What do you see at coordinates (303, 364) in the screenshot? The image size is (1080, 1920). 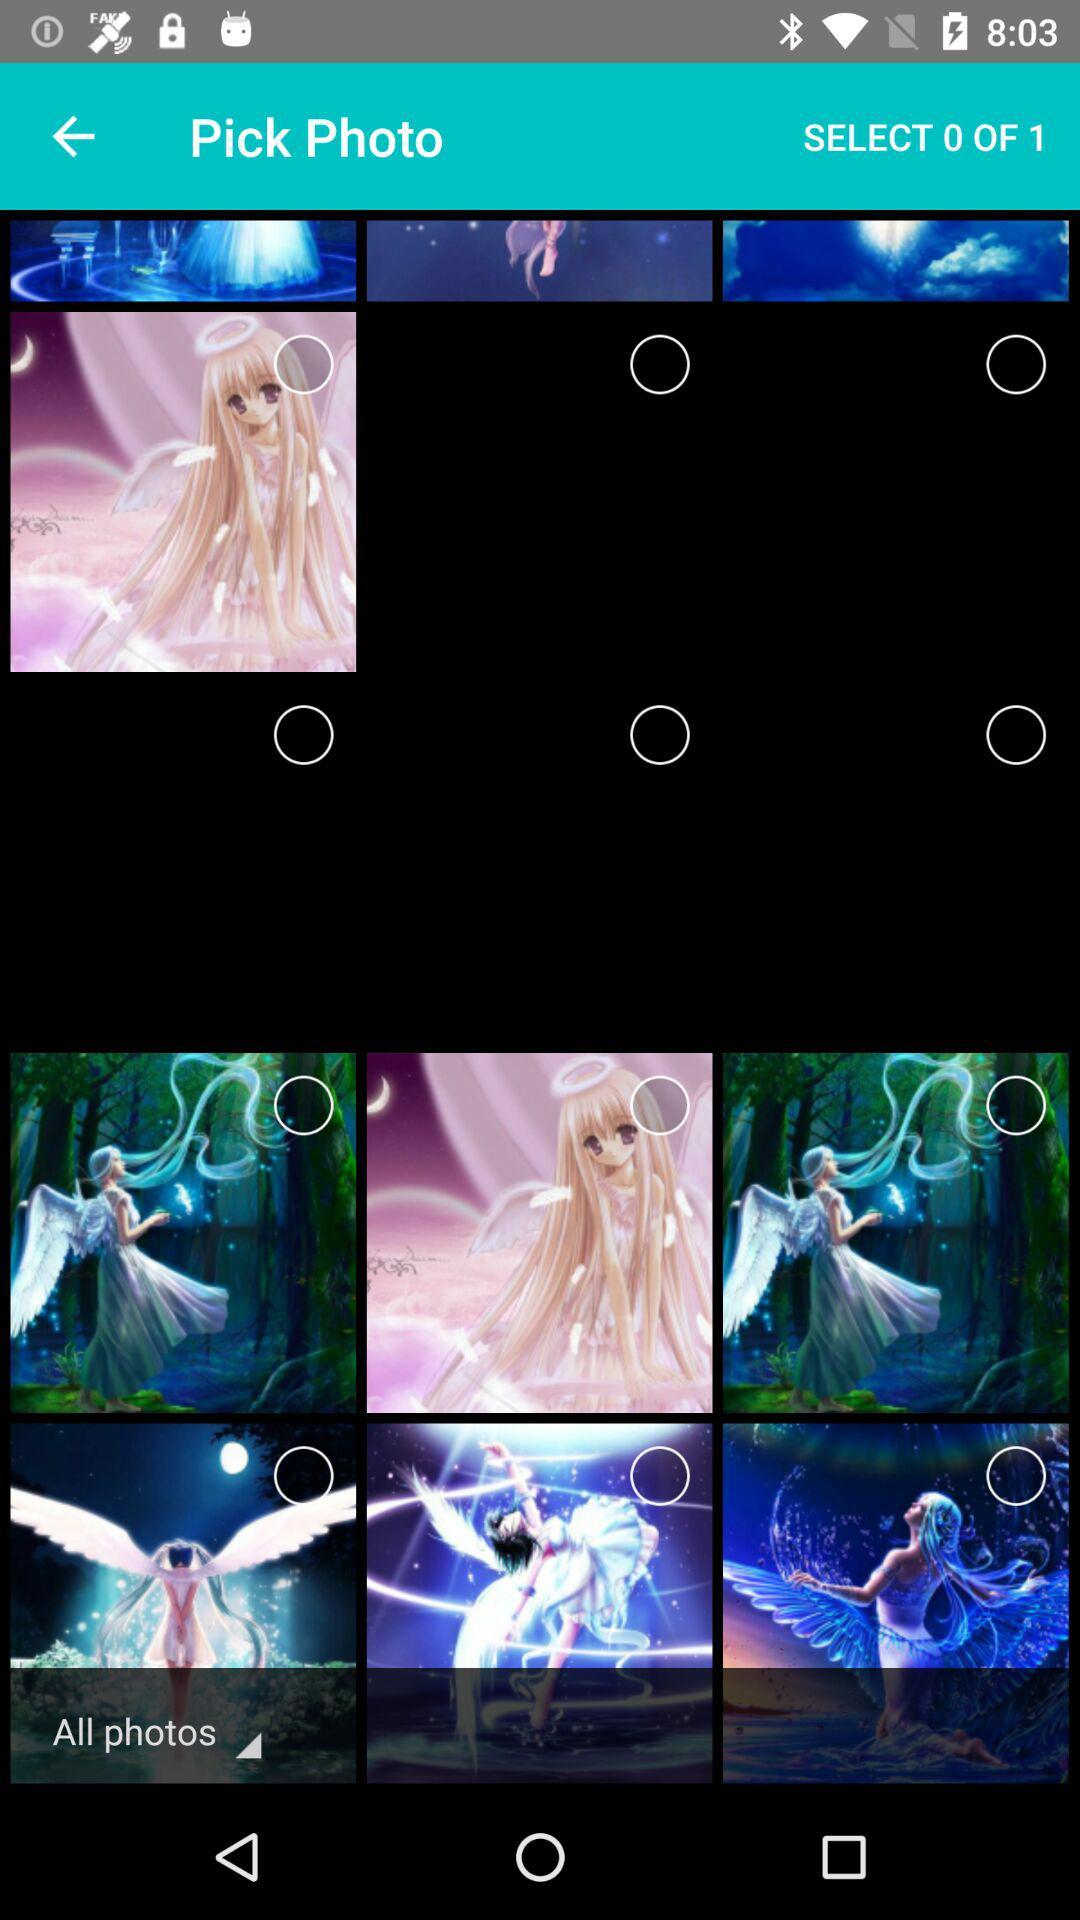 I see `include picture` at bounding box center [303, 364].